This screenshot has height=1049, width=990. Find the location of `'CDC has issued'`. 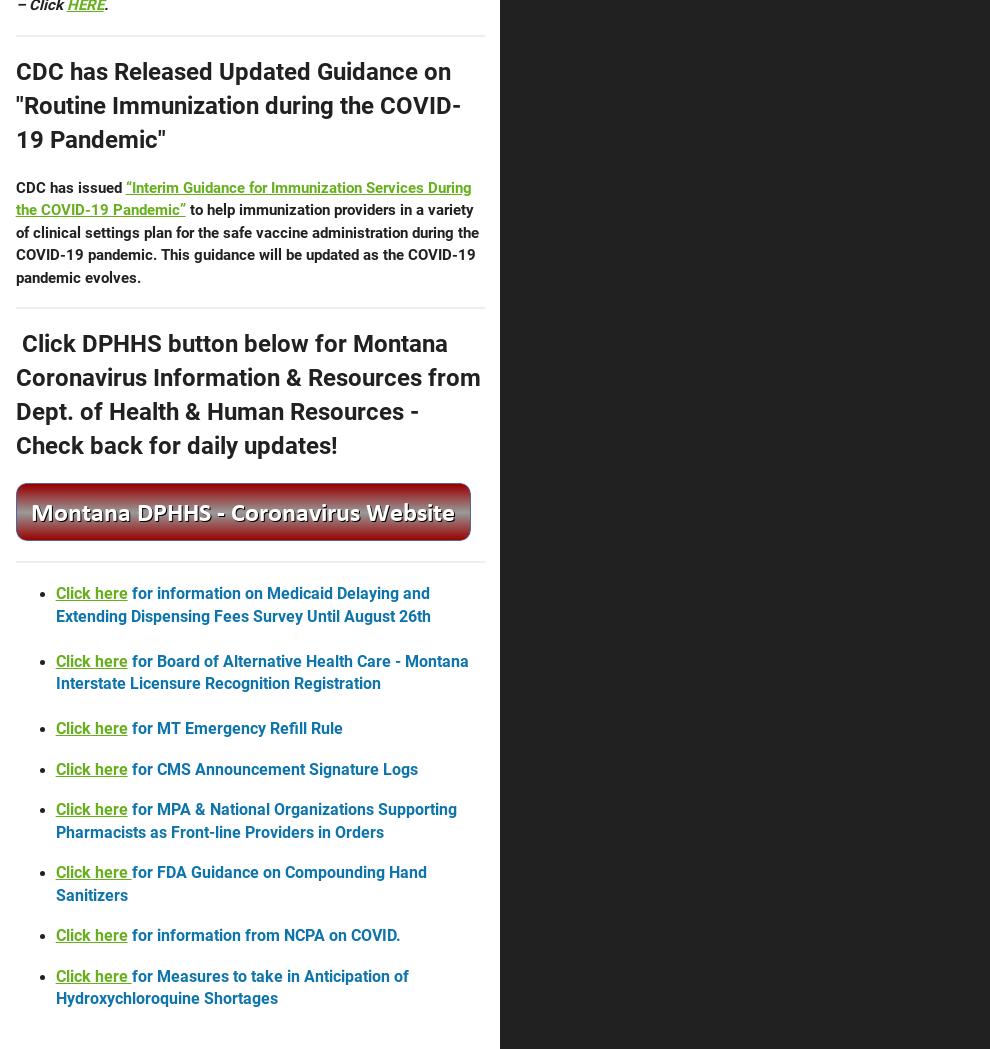

'CDC has issued' is located at coordinates (69, 186).